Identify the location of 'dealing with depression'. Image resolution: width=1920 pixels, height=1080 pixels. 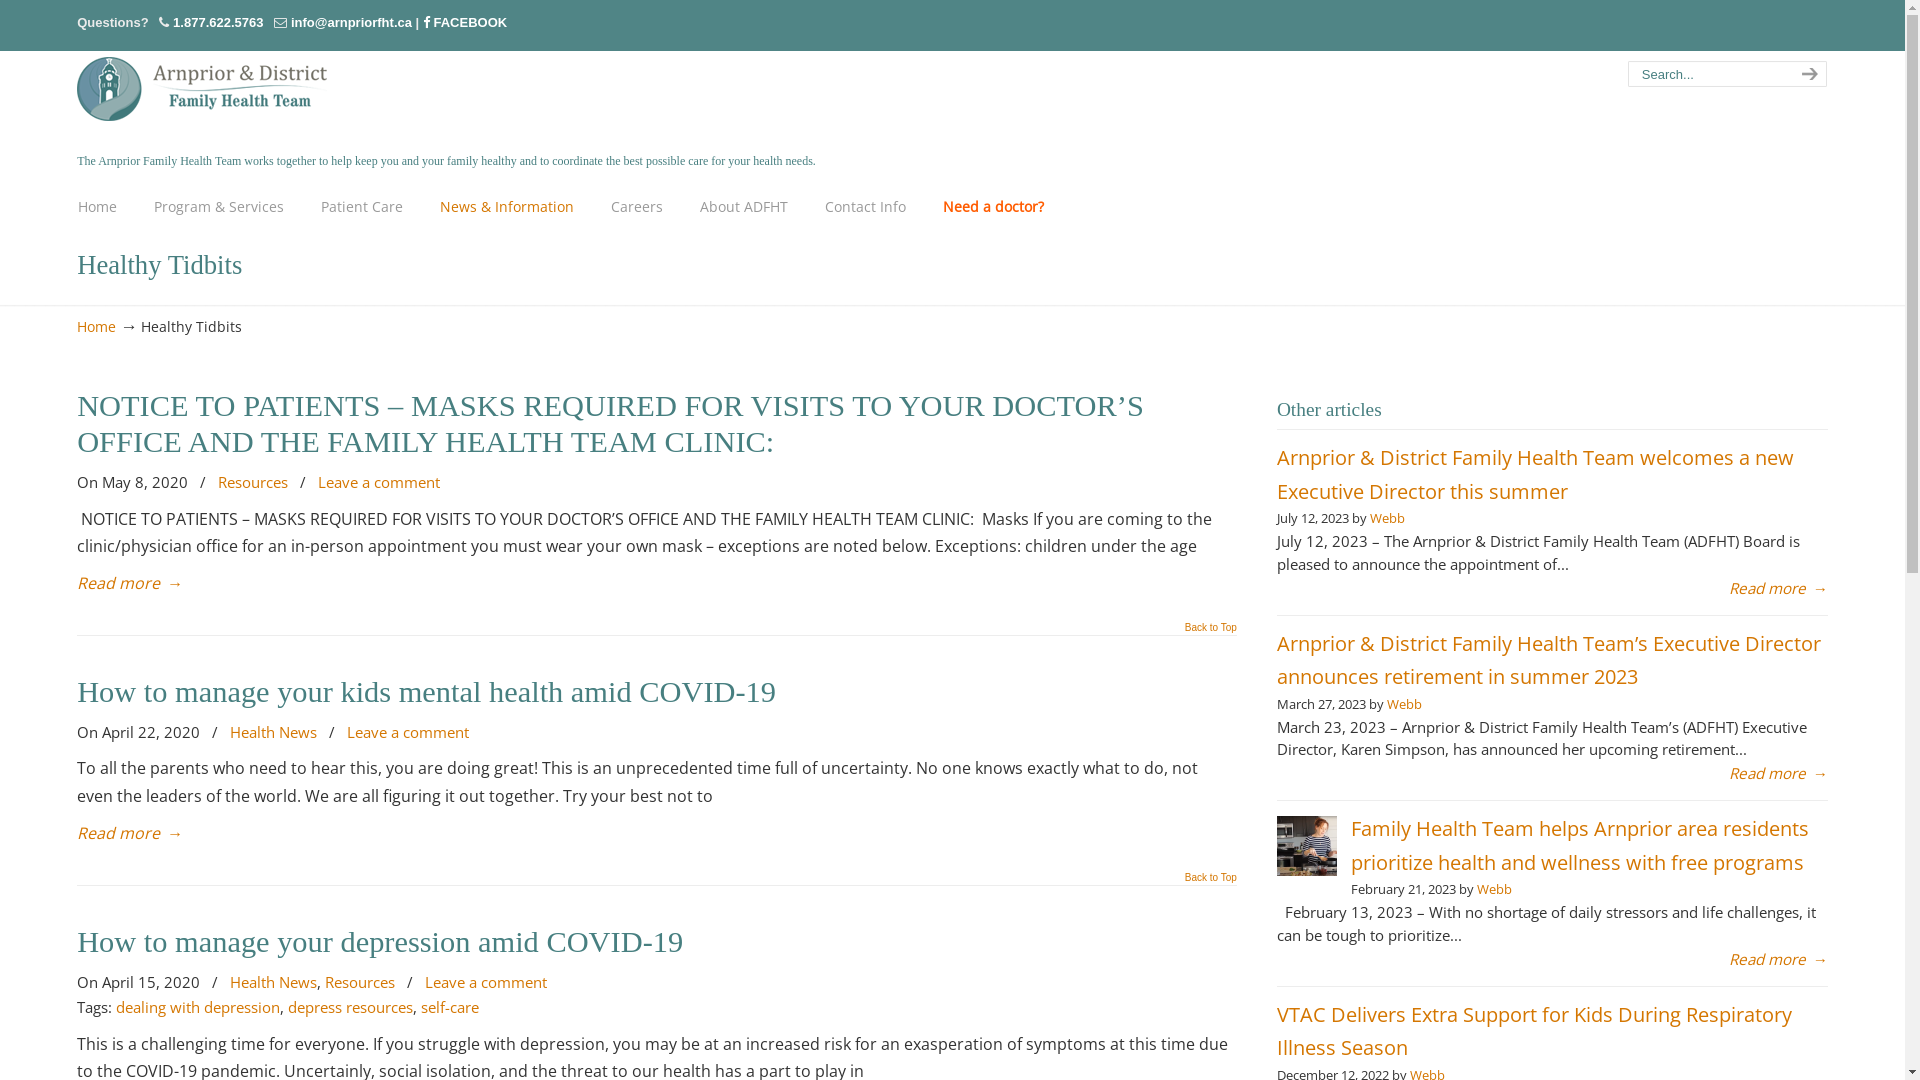
(197, 1007).